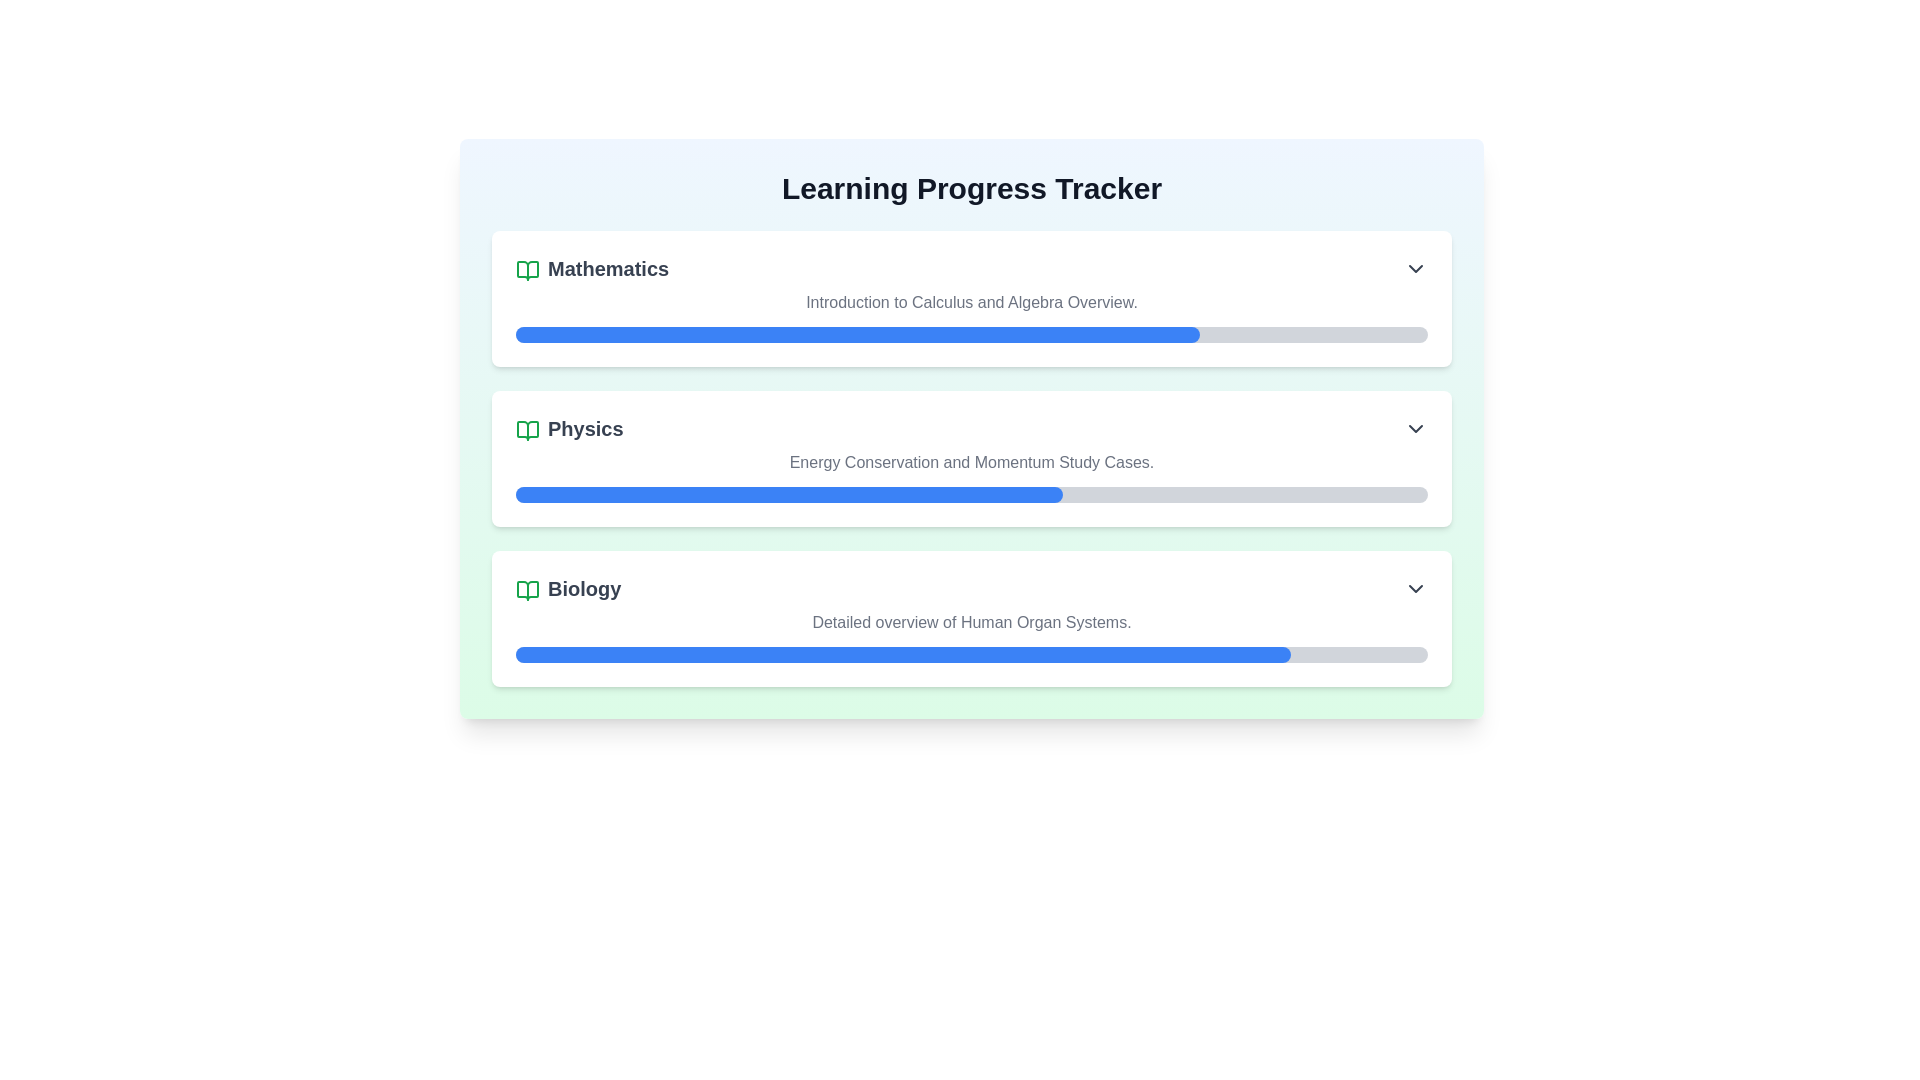  What do you see at coordinates (971, 299) in the screenshot?
I see `the Mathematics module summary Card component, which is the first card in the Learning Progress Tracker section and features a title, description, and progress bar` at bounding box center [971, 299].